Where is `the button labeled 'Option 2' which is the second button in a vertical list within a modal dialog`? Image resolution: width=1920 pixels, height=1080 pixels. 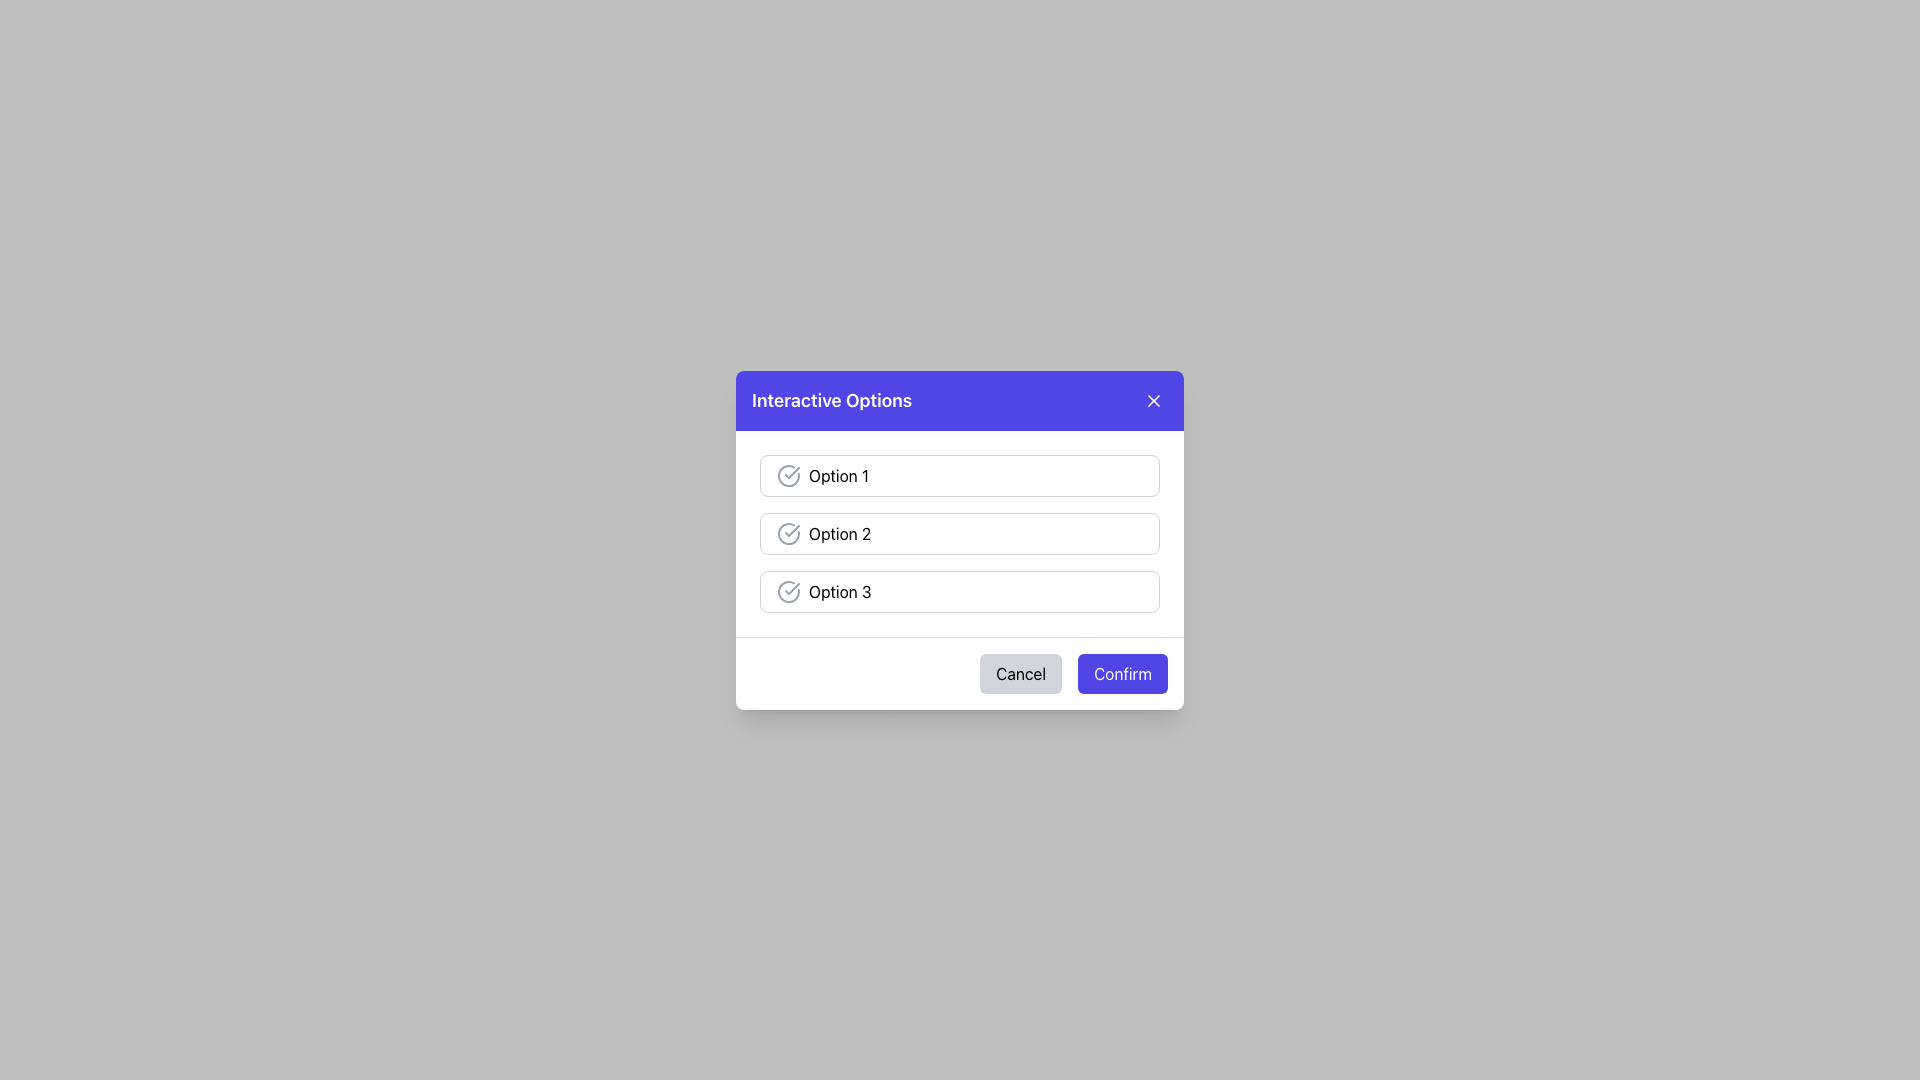 the button labeled 'Option 2' which is the second button in a vertical list within a modal dialog is located at coordinates (960, 540).